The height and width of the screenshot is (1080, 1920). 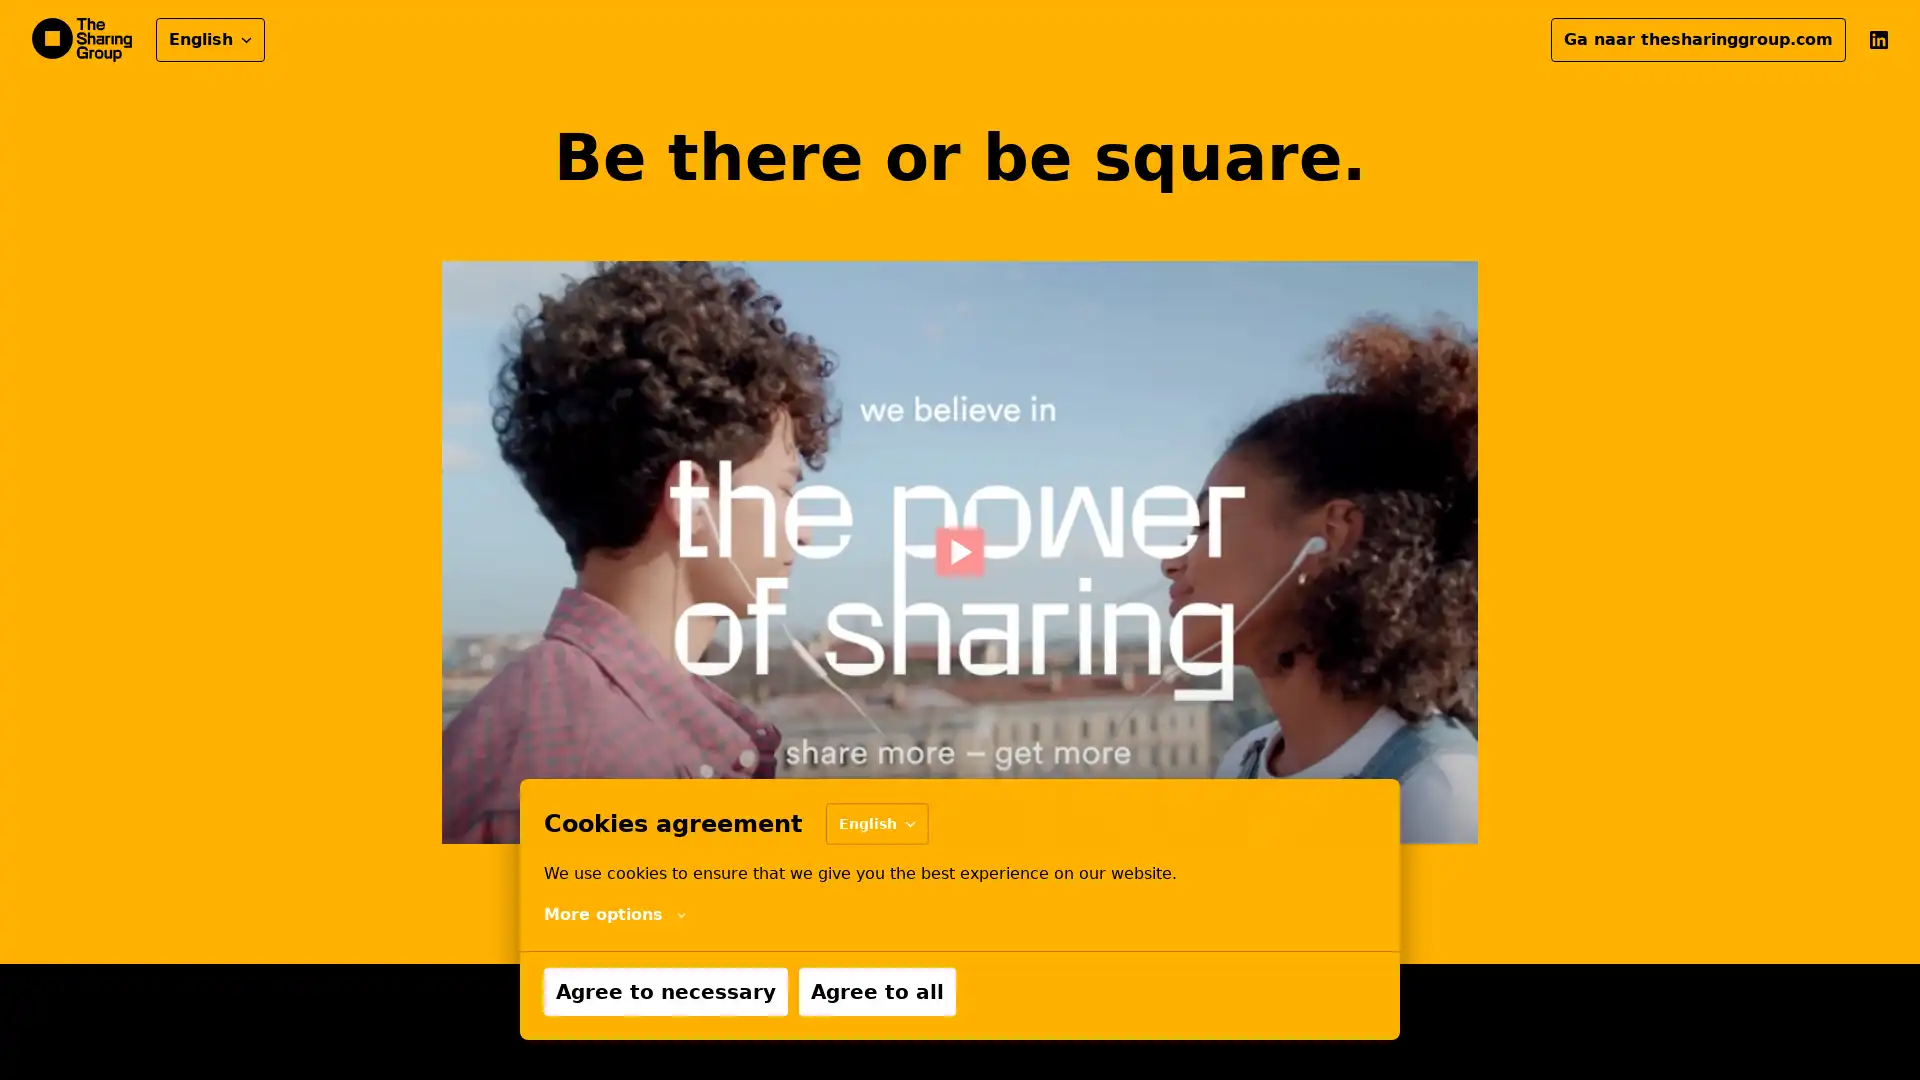 I want to click on More options, so click(x=613, y=914).